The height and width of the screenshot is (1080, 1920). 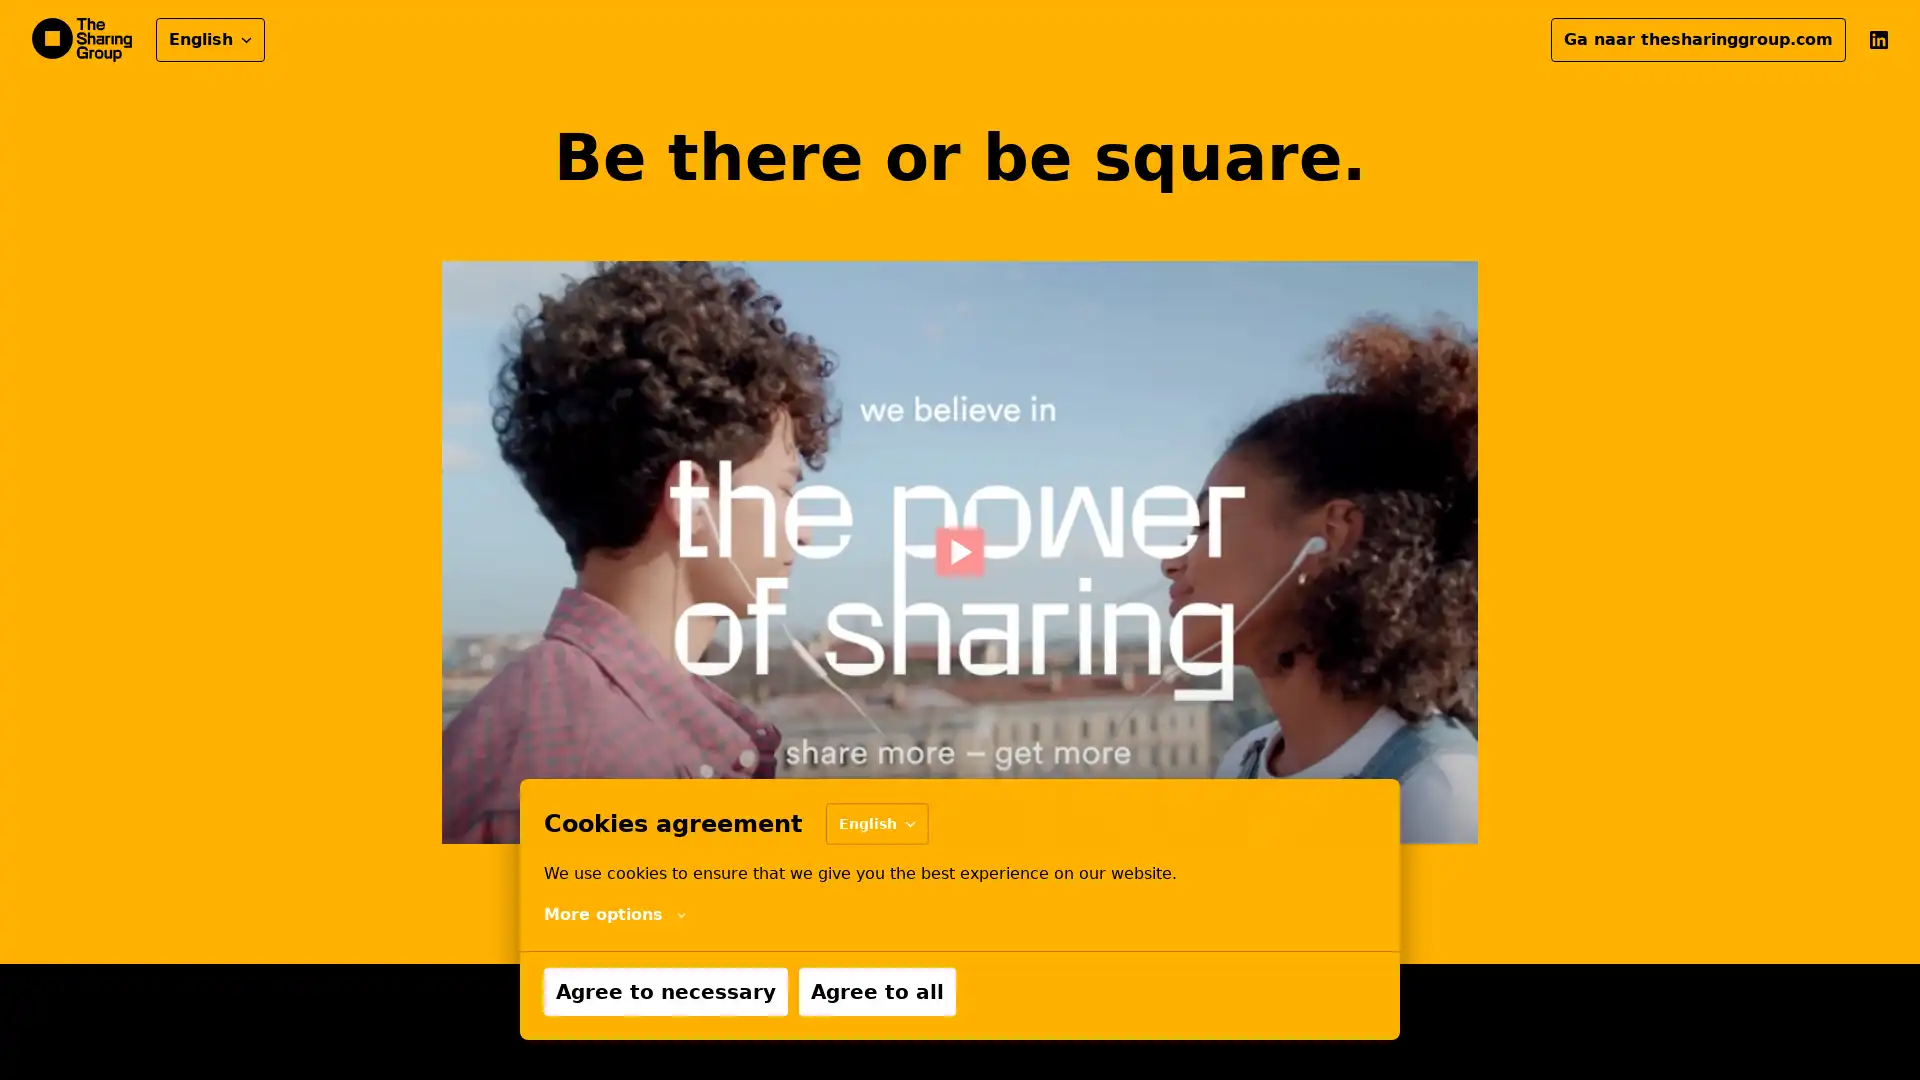 I want to click on More options, so click(x=613, y=914).